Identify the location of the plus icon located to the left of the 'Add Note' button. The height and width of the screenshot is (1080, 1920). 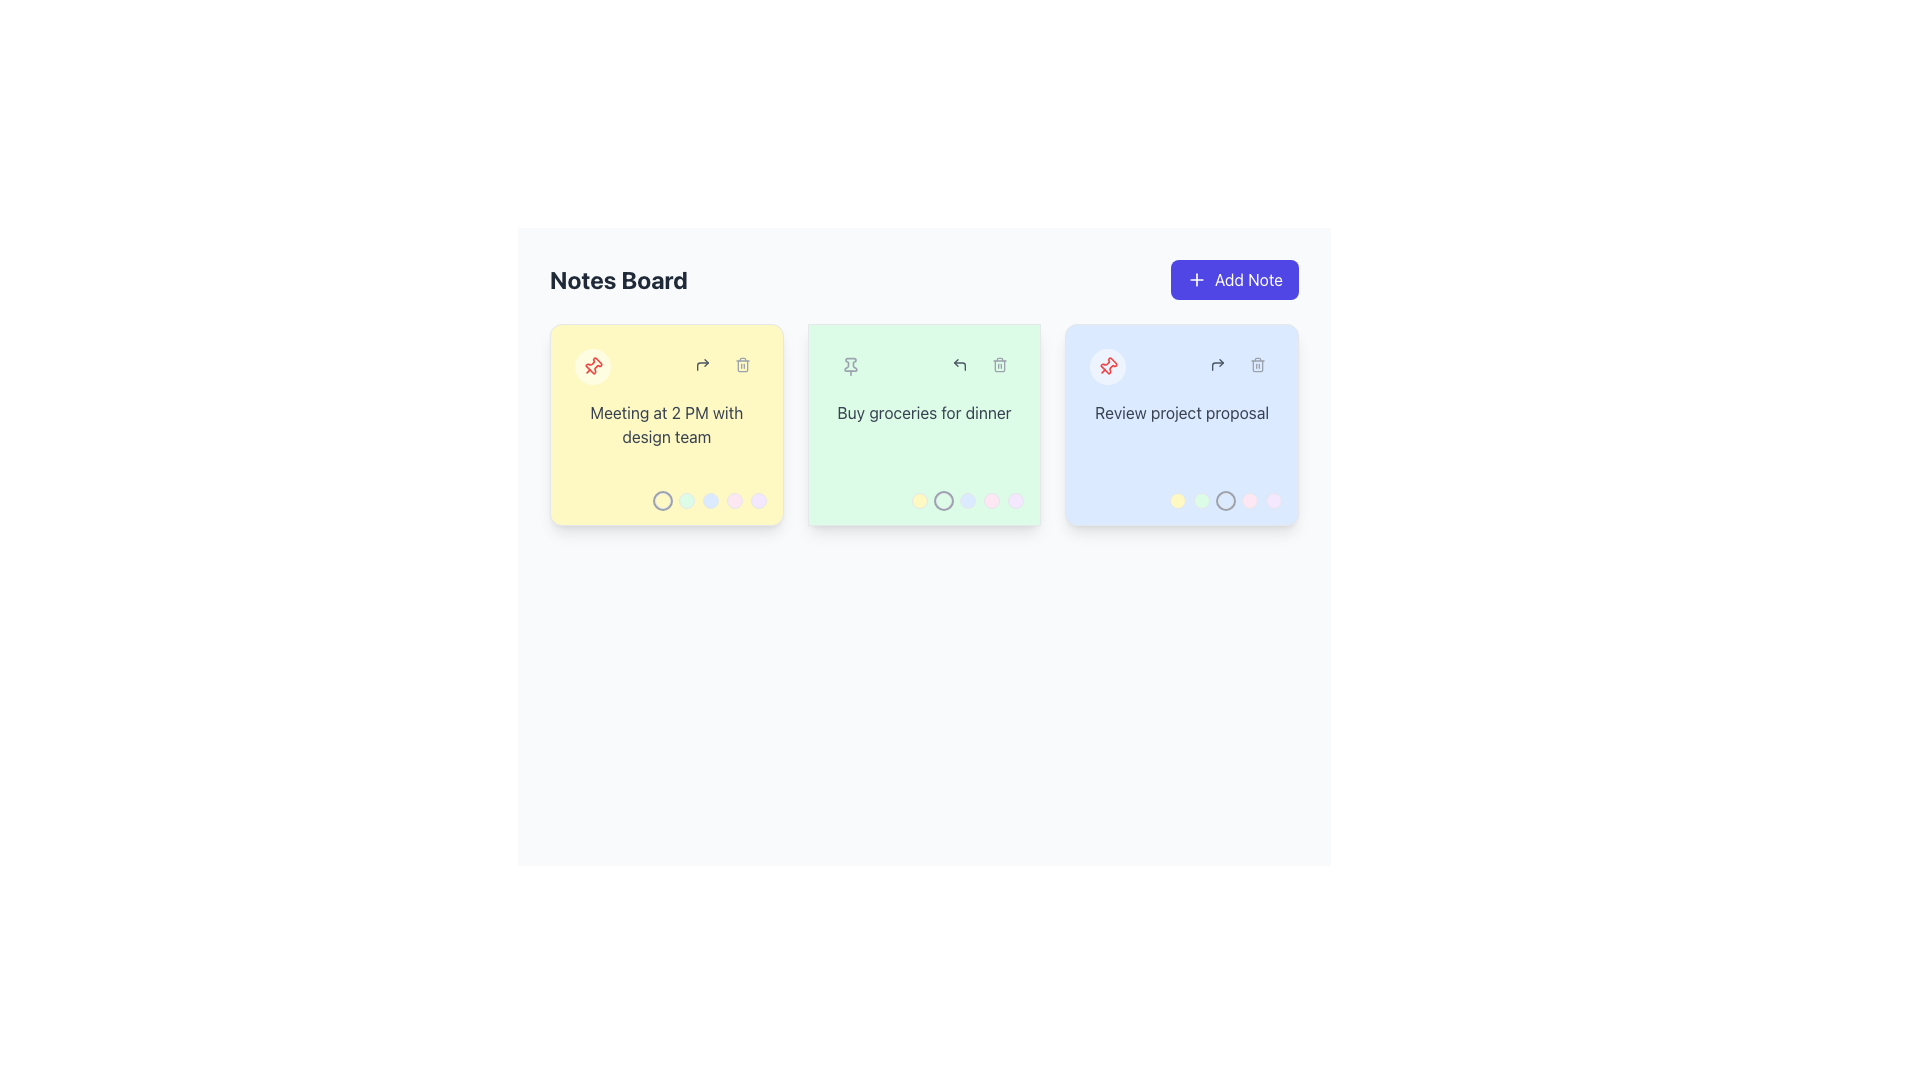
(1196, 280).